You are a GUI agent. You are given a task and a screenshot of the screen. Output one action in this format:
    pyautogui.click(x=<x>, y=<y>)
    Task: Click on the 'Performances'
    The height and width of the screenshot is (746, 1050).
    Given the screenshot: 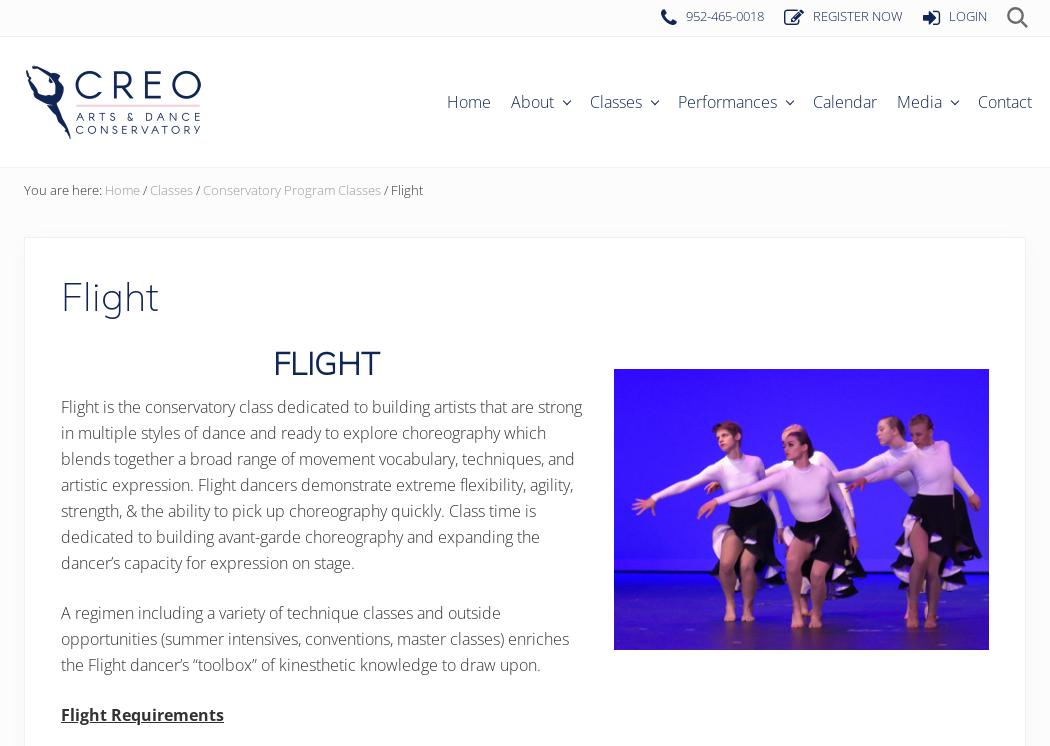 What is the action you would take?
    pyautogui.click(x=726, y=101)
    